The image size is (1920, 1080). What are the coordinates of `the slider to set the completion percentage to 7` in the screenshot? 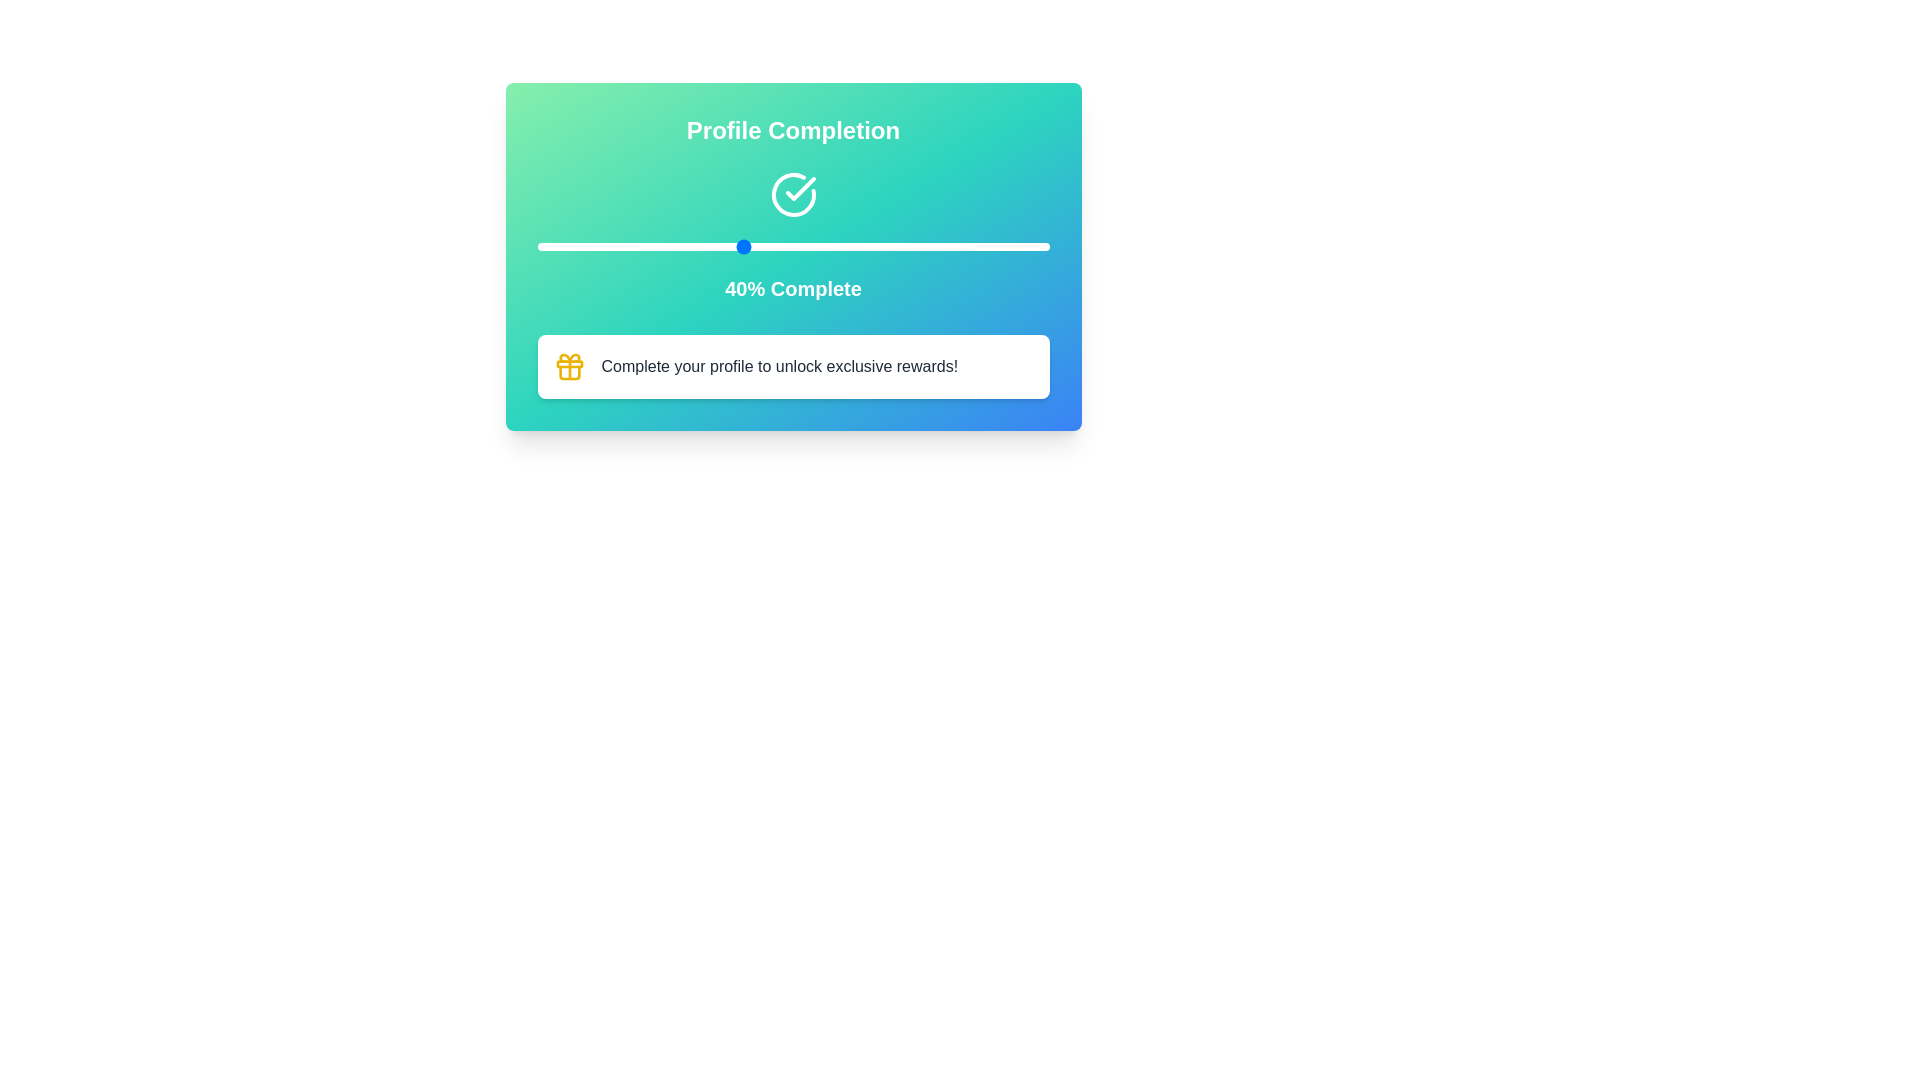 It's located at (572, 245).